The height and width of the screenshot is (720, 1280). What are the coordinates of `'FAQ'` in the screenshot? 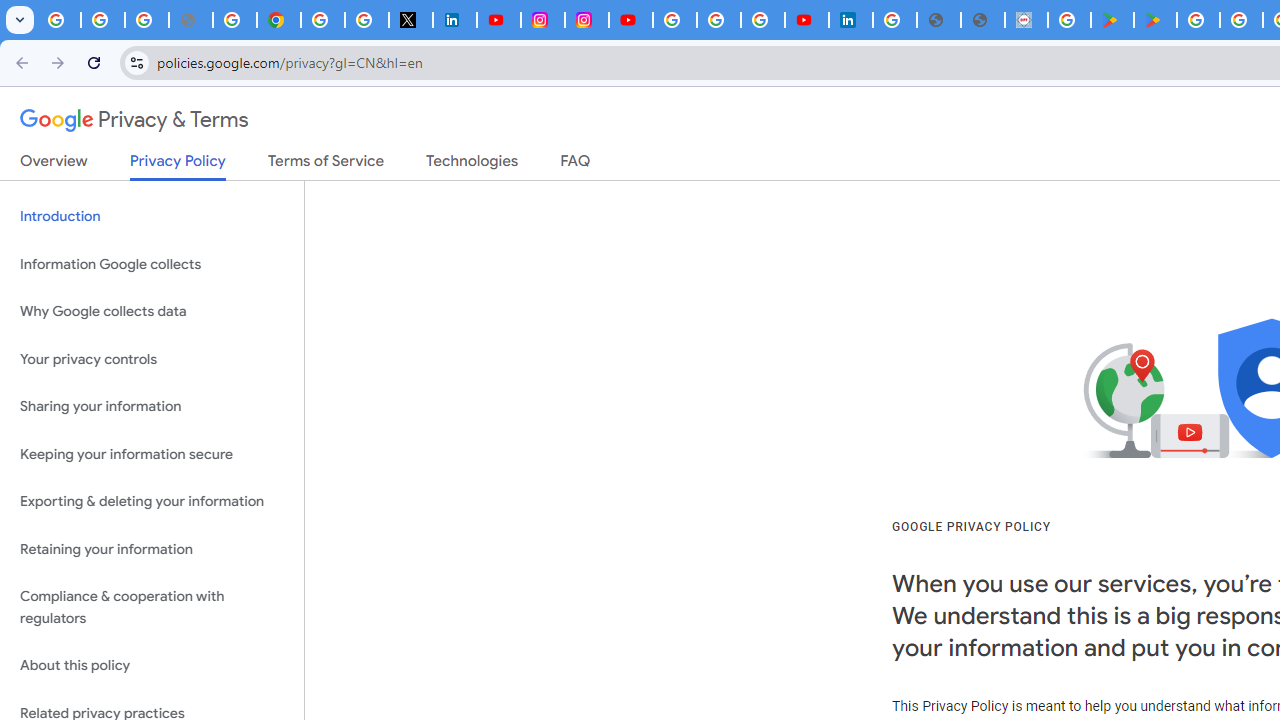 It's located at (575, 164).